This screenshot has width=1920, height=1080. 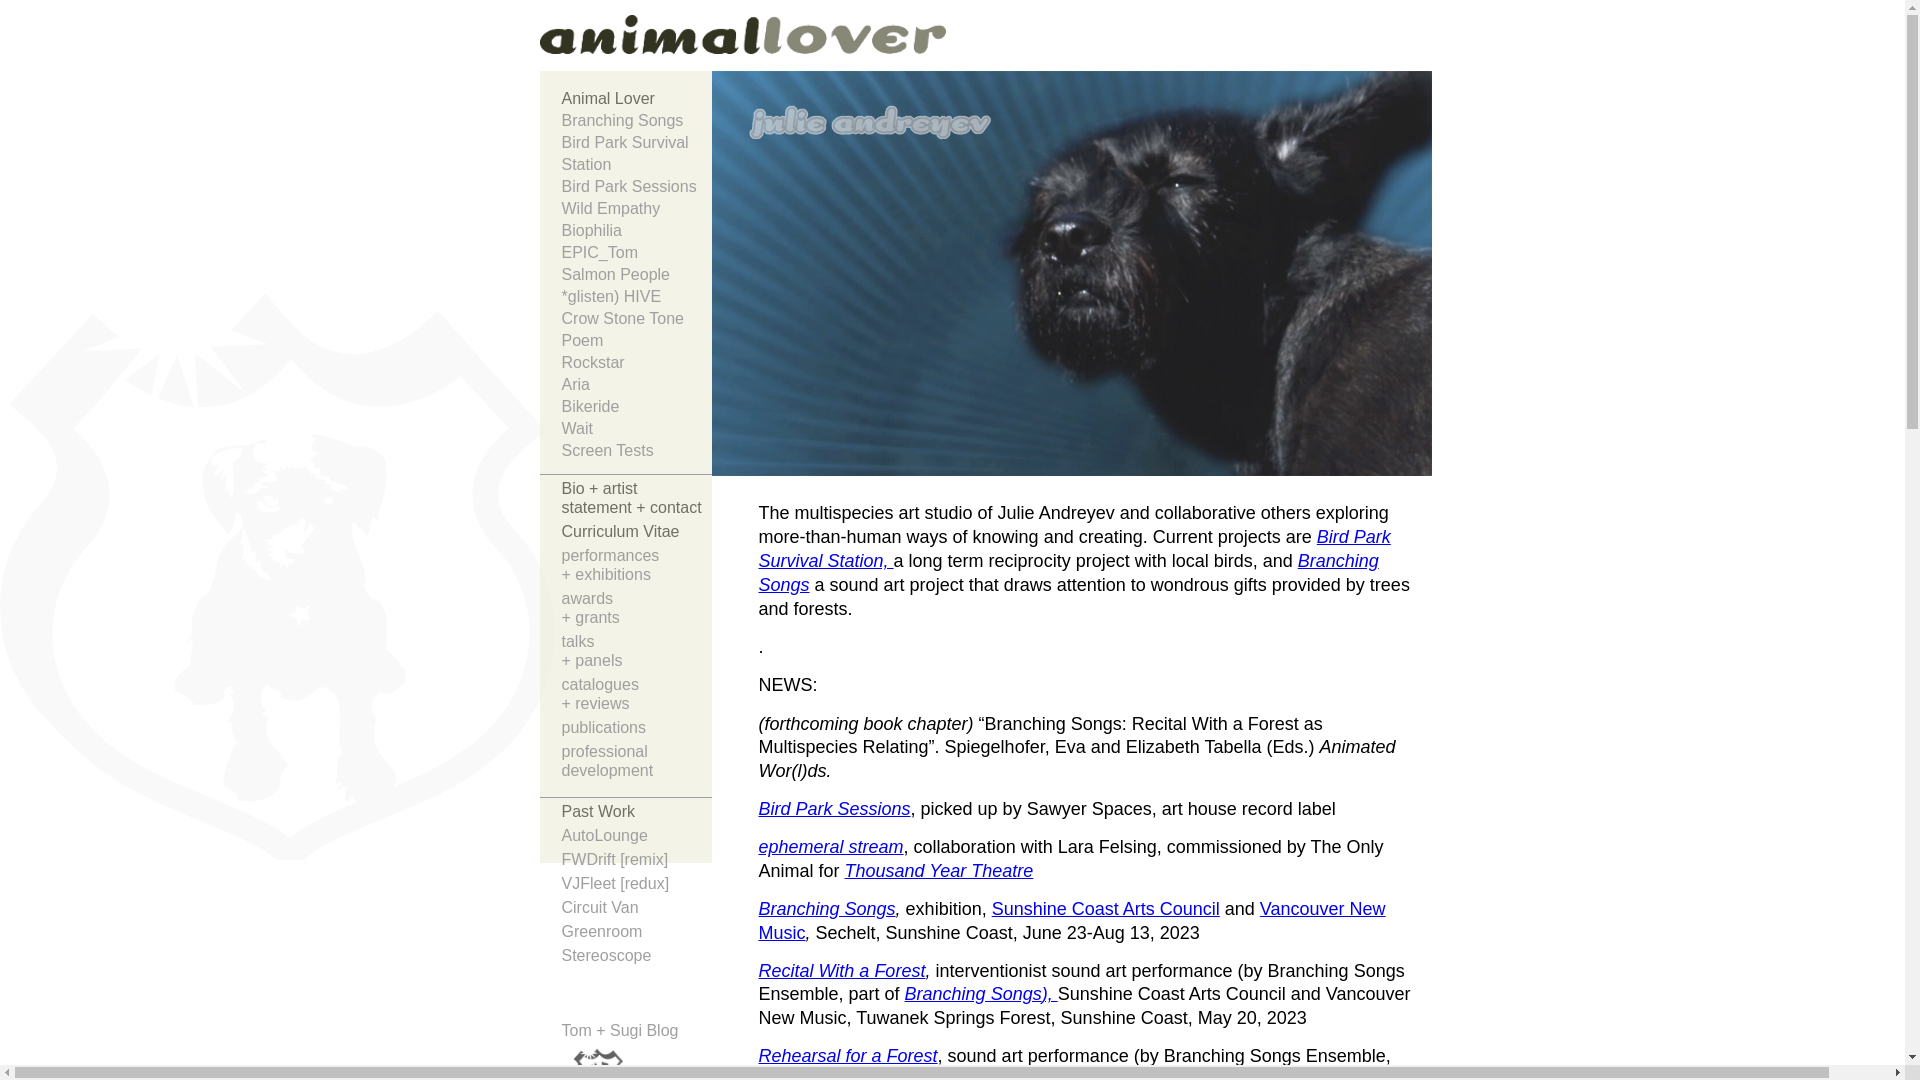 What do you see at coordinates (636, 567) in the screenshot?
I see `'performances` at bounding box center [636, 567].